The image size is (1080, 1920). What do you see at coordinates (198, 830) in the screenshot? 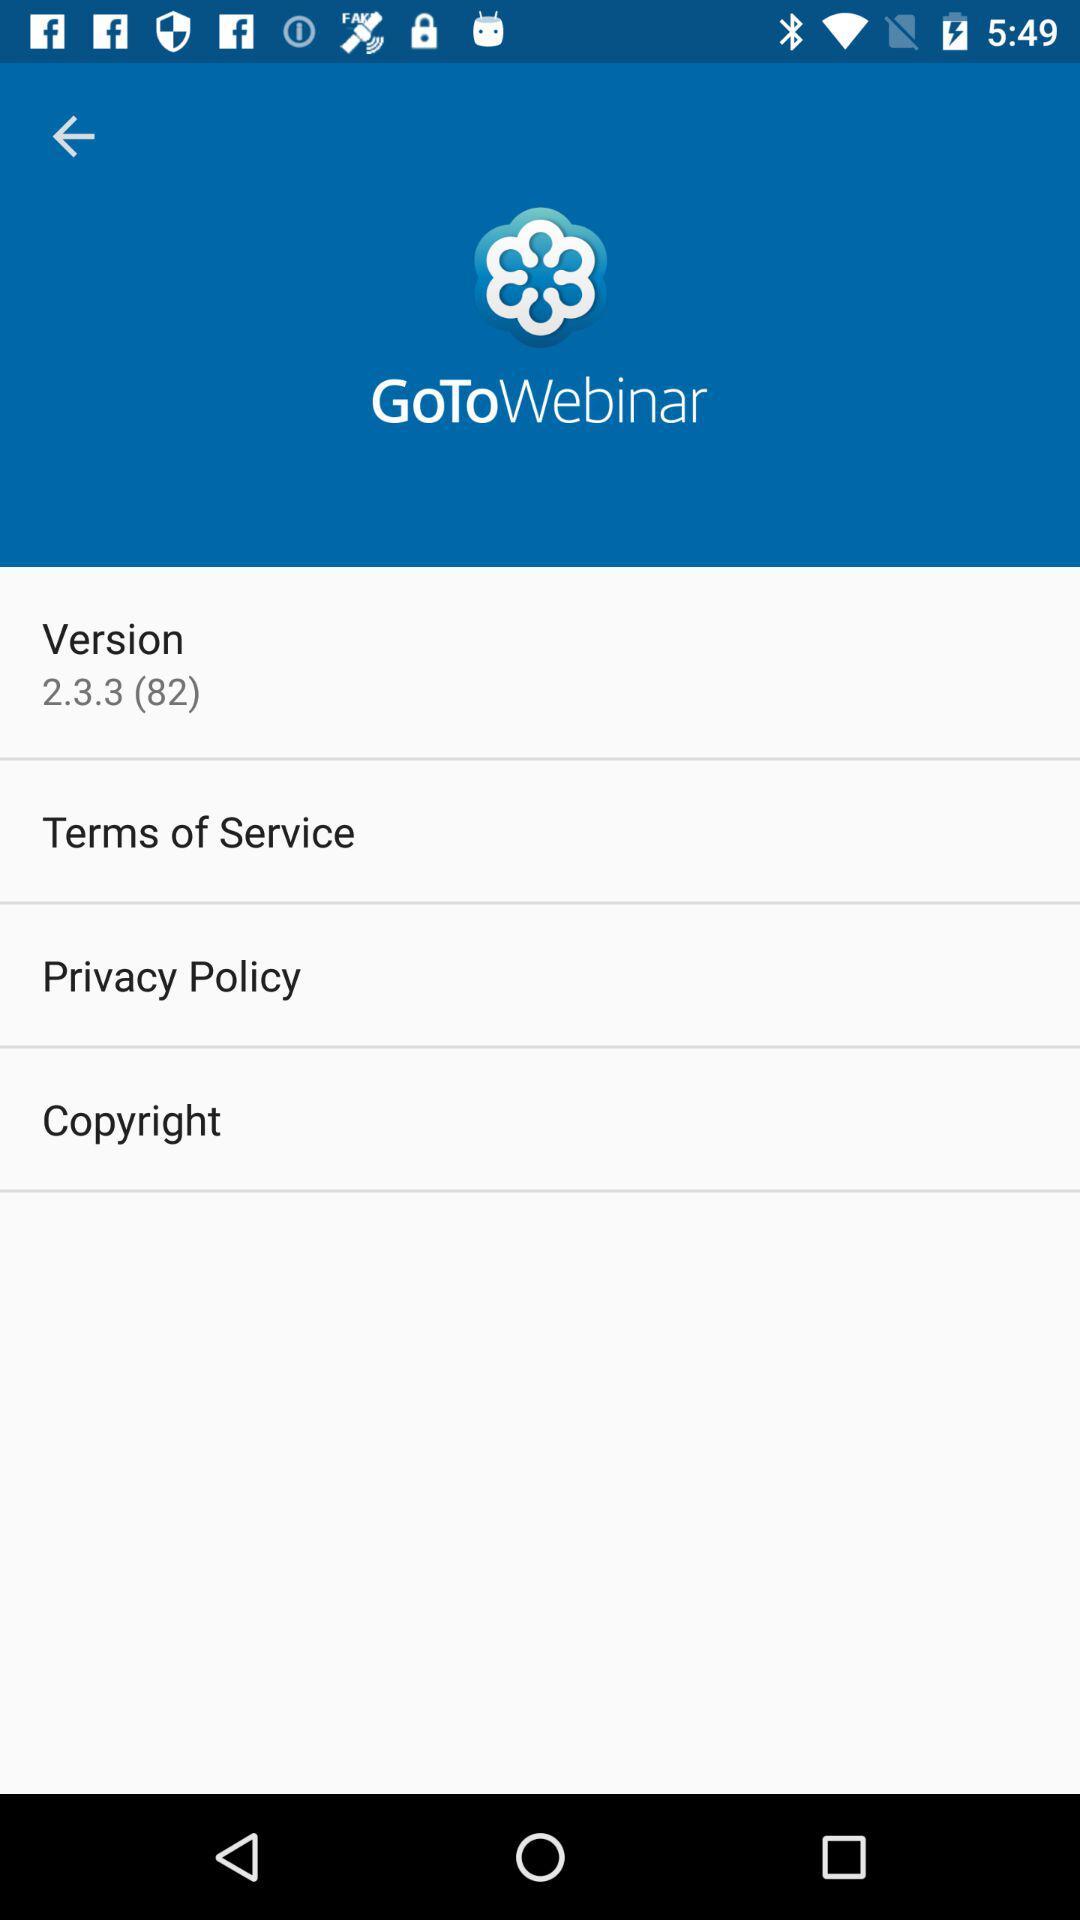
I see `the item below 2 3 3 item` at bounding box center [198, 830].